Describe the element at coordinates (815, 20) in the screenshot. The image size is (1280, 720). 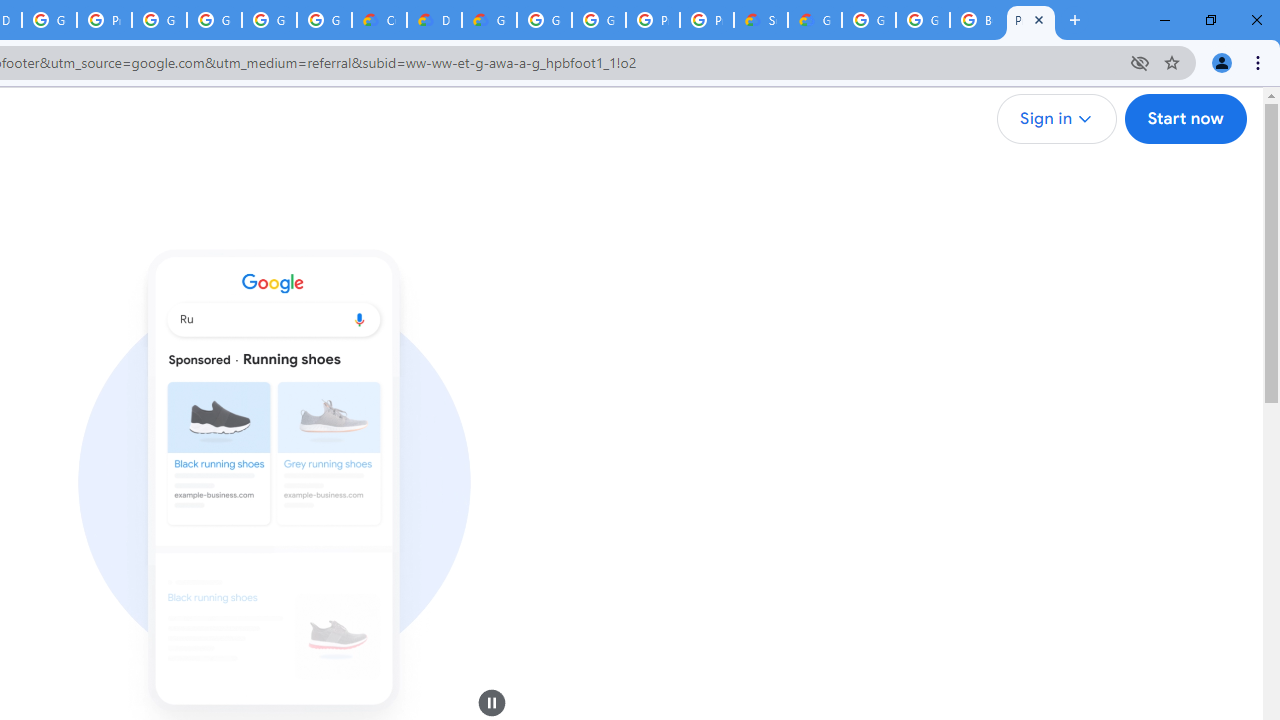
I see `'Google Cloud Service Health'` at that location.